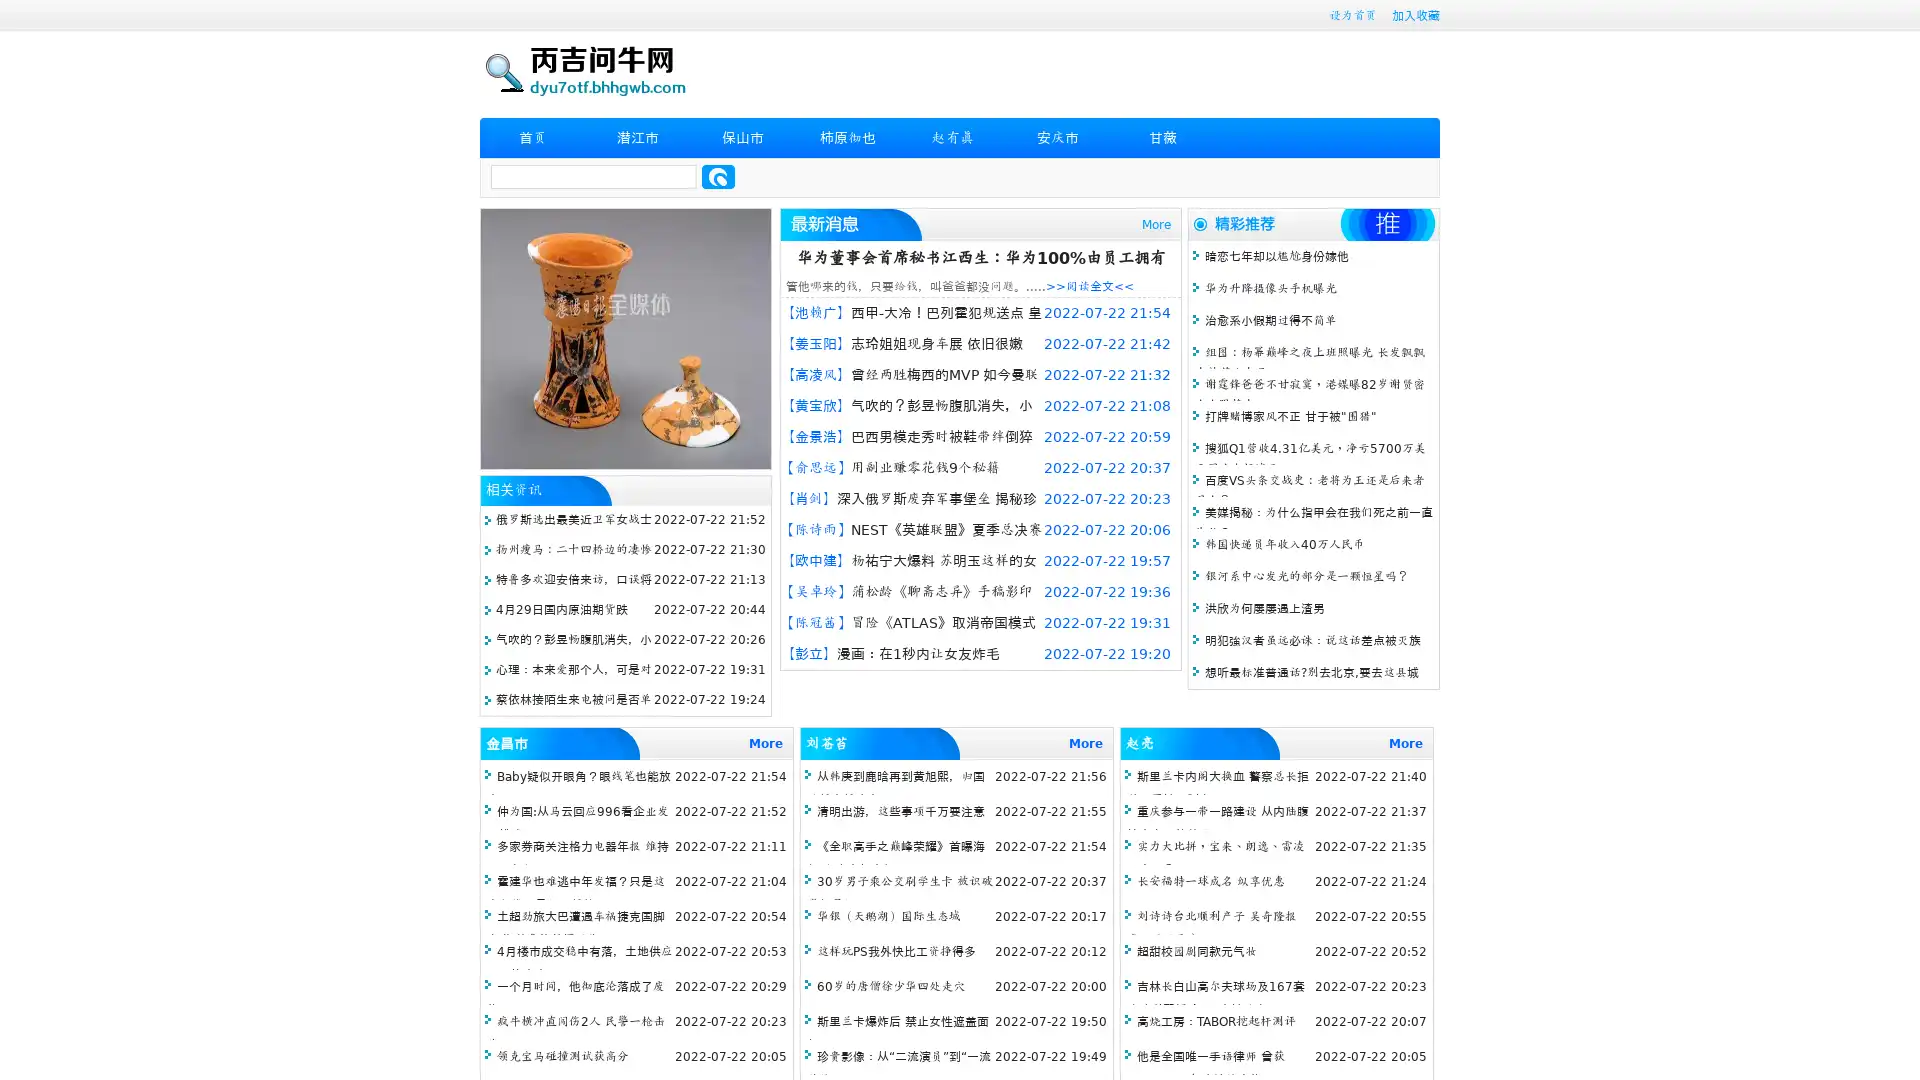 Image resolution: width=1920 pixels, height=1080 pixels. I want to click on Search, so click(718, 176).